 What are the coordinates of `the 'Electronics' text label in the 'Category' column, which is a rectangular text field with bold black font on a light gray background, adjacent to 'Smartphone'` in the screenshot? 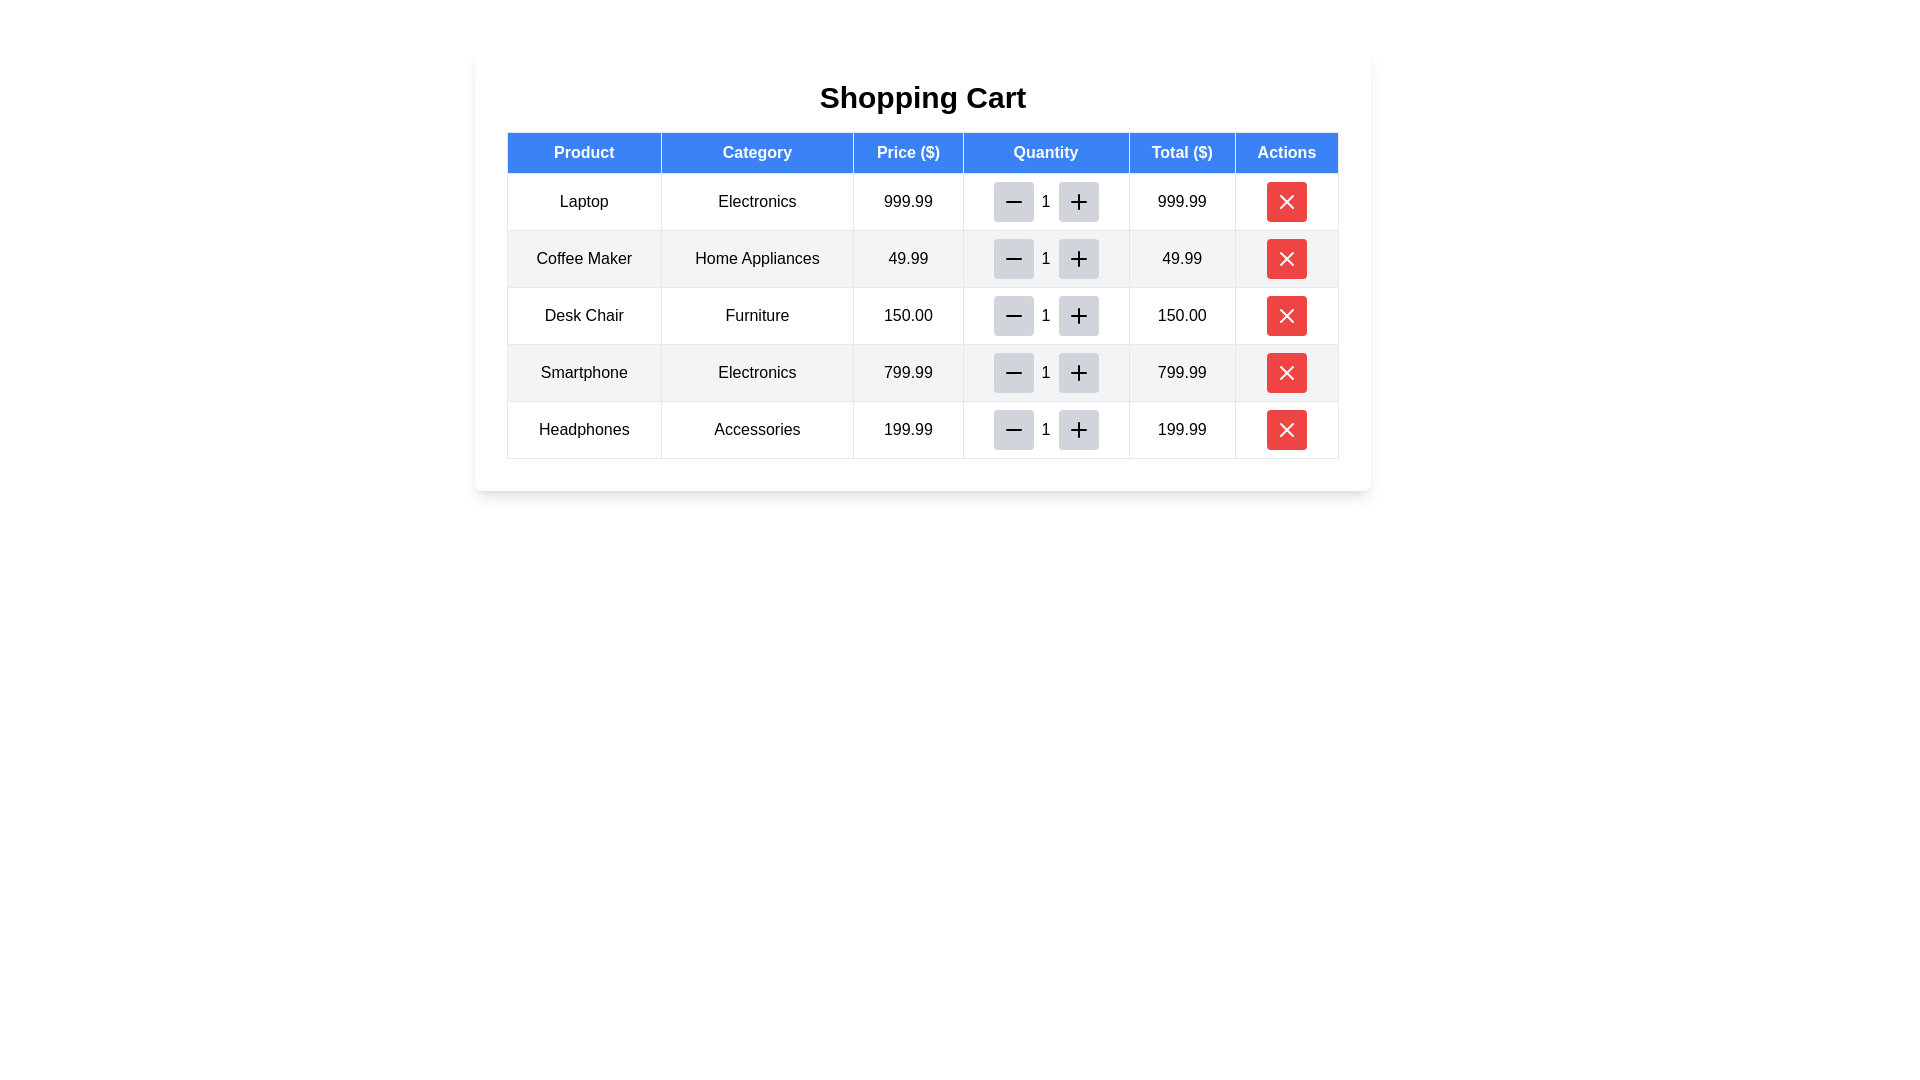 It's located at (756, 373).